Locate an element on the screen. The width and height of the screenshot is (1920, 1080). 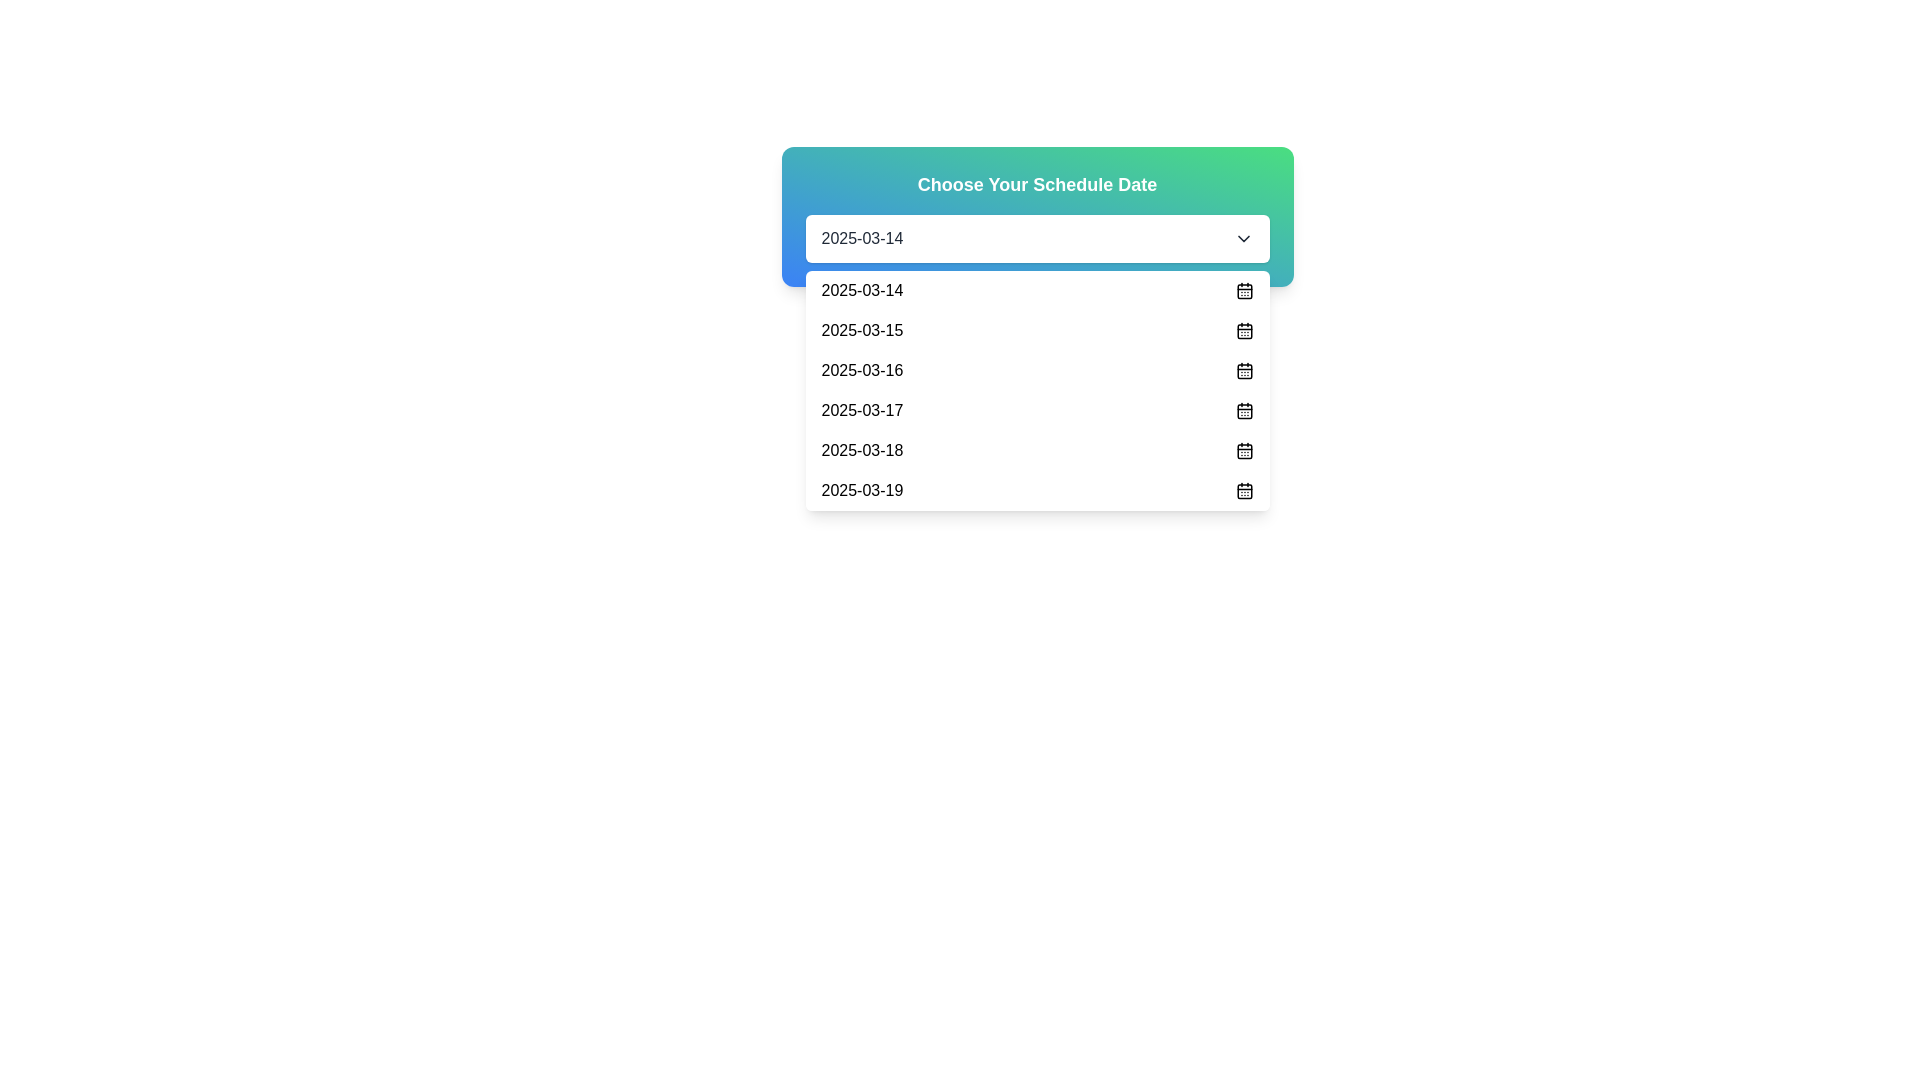
the static text label representing the date in the second position of the dropdown menu under 'Choose Your Schedule Date' is located at coordinates (862, 330).